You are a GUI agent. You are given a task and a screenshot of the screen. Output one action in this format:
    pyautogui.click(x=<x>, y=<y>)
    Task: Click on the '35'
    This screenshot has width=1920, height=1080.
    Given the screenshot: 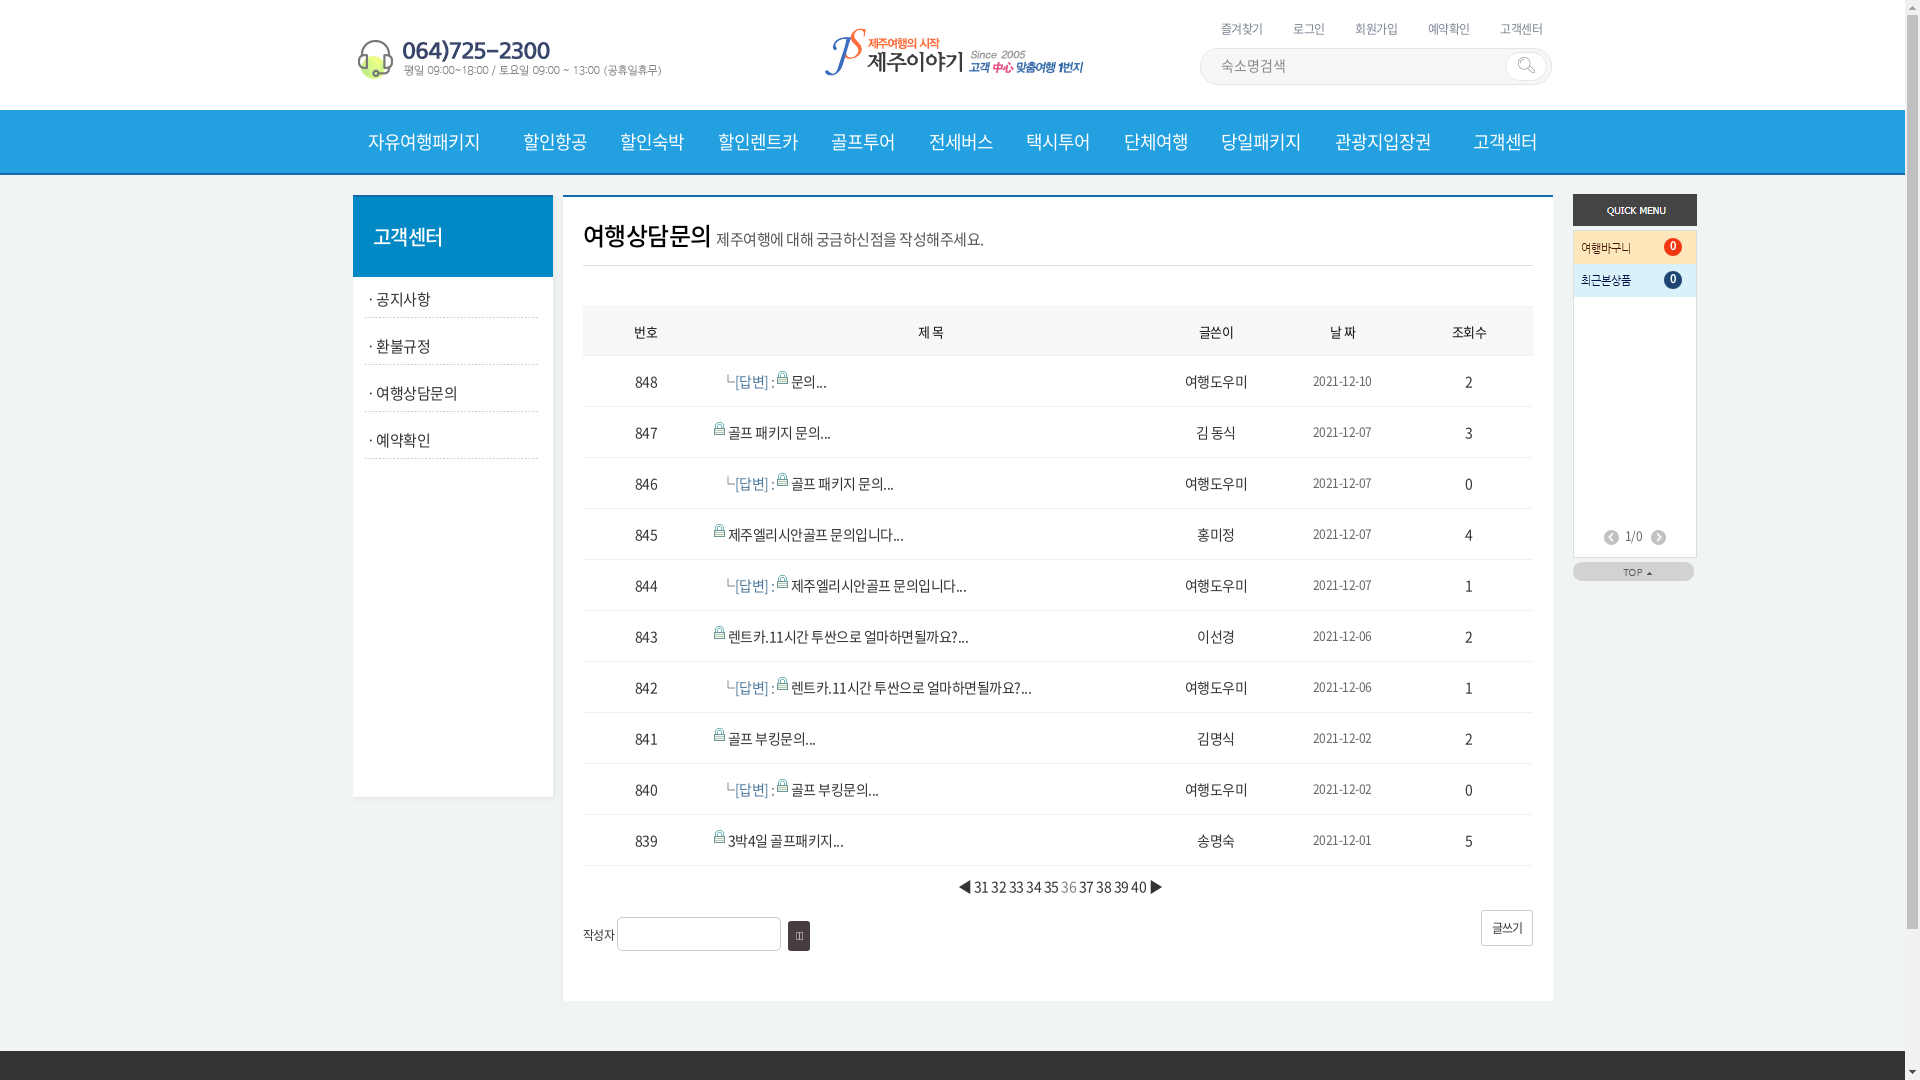 What is the action you would take?
    pyautogui.click(x=1051, y=885)
    